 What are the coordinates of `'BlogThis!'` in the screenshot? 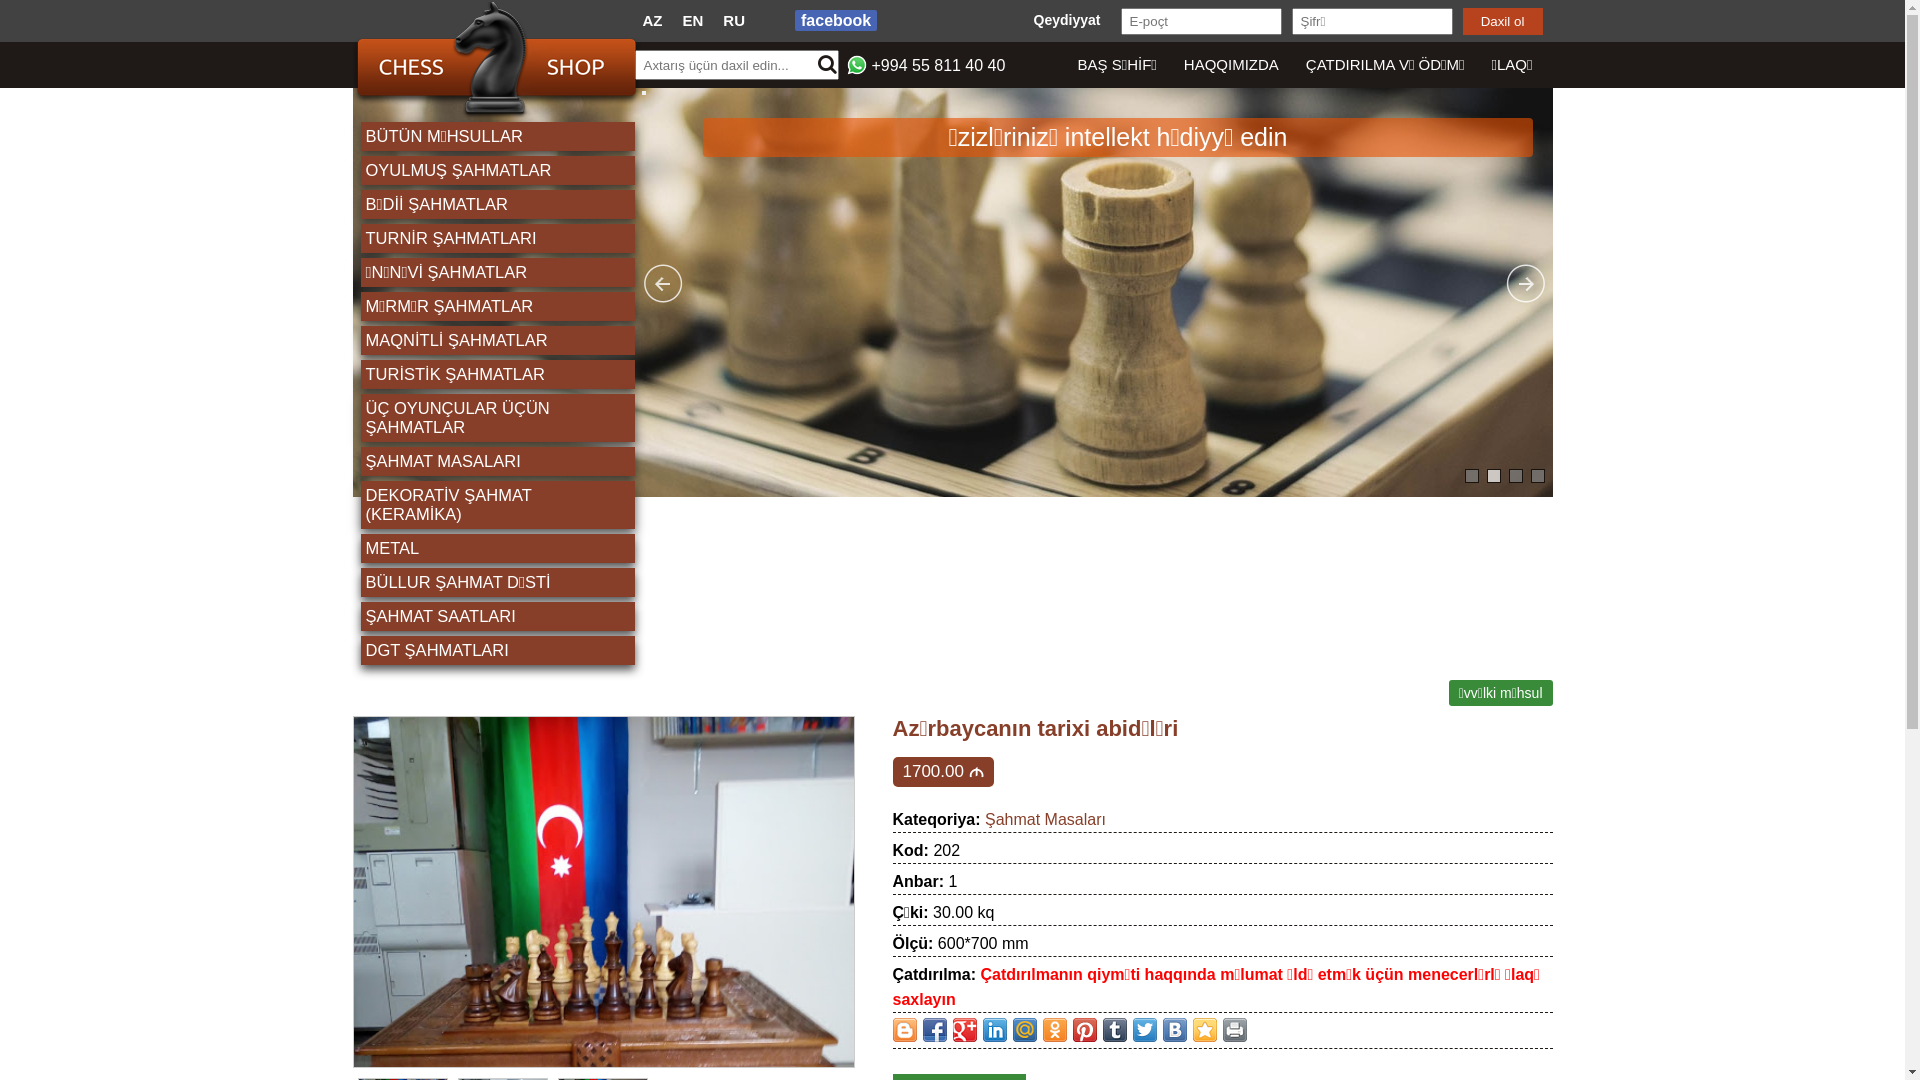 It's located at (891, 1029).